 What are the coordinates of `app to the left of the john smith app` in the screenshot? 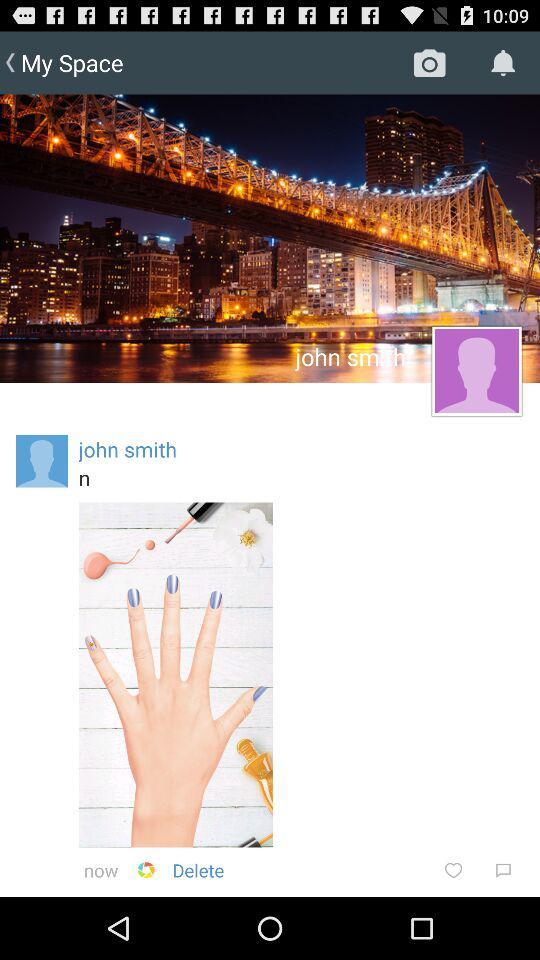 It's located at (42, 461).